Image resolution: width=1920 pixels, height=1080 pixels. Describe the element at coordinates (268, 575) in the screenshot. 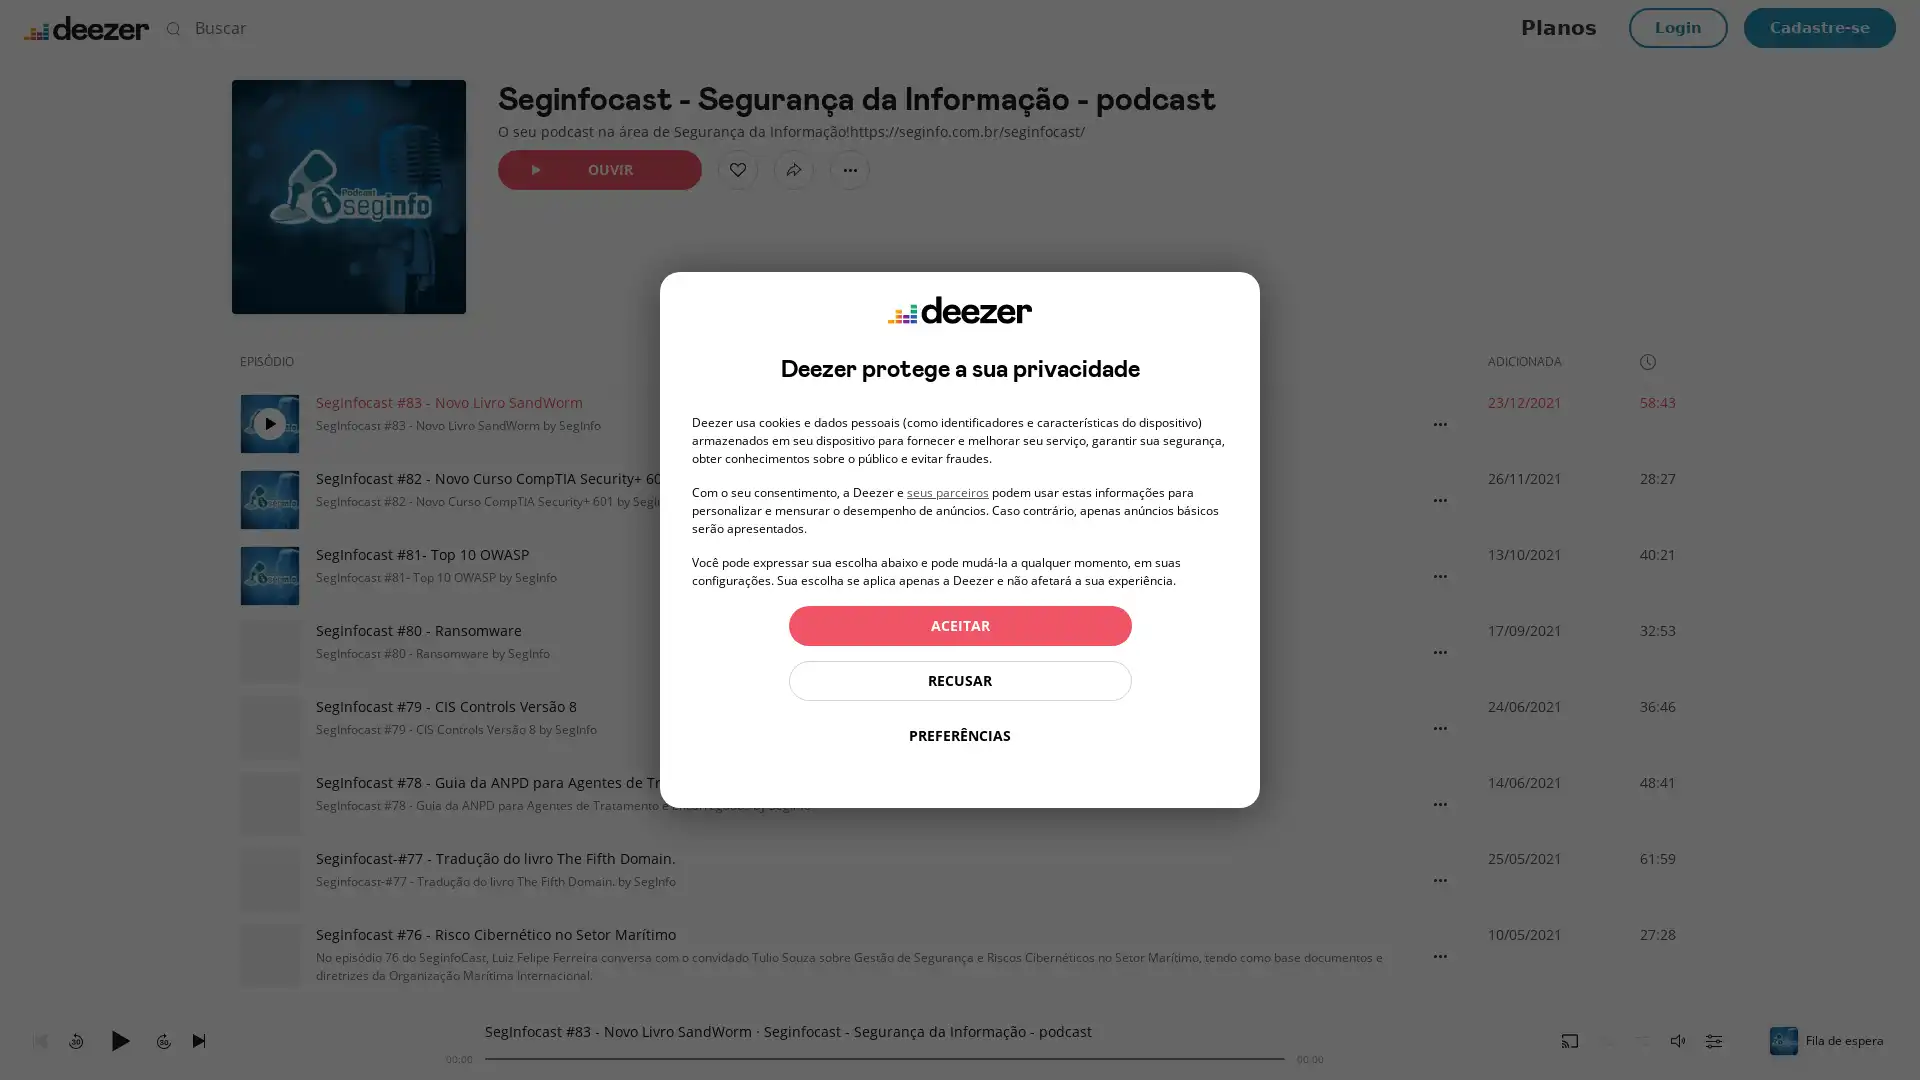

I see `Tocar SegInfocast #81- Top 10 OWASP por Seginfocast - Seguranca da Informacao - podcast` at that location.